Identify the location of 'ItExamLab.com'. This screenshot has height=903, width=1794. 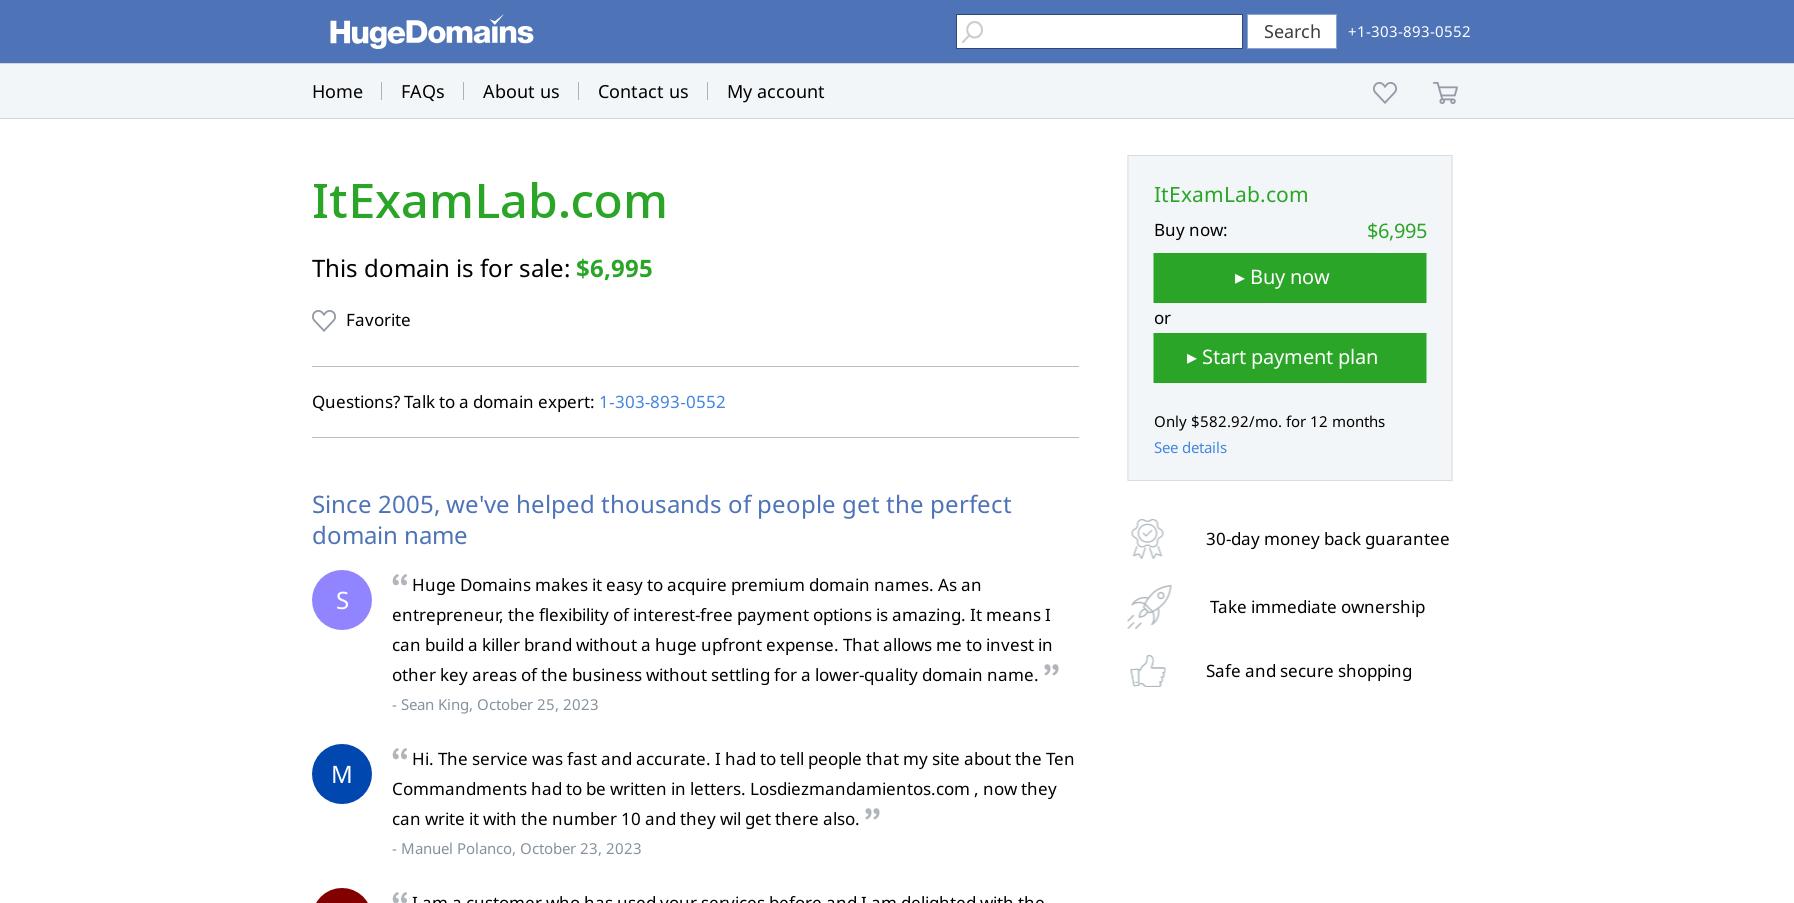
(489, 200).